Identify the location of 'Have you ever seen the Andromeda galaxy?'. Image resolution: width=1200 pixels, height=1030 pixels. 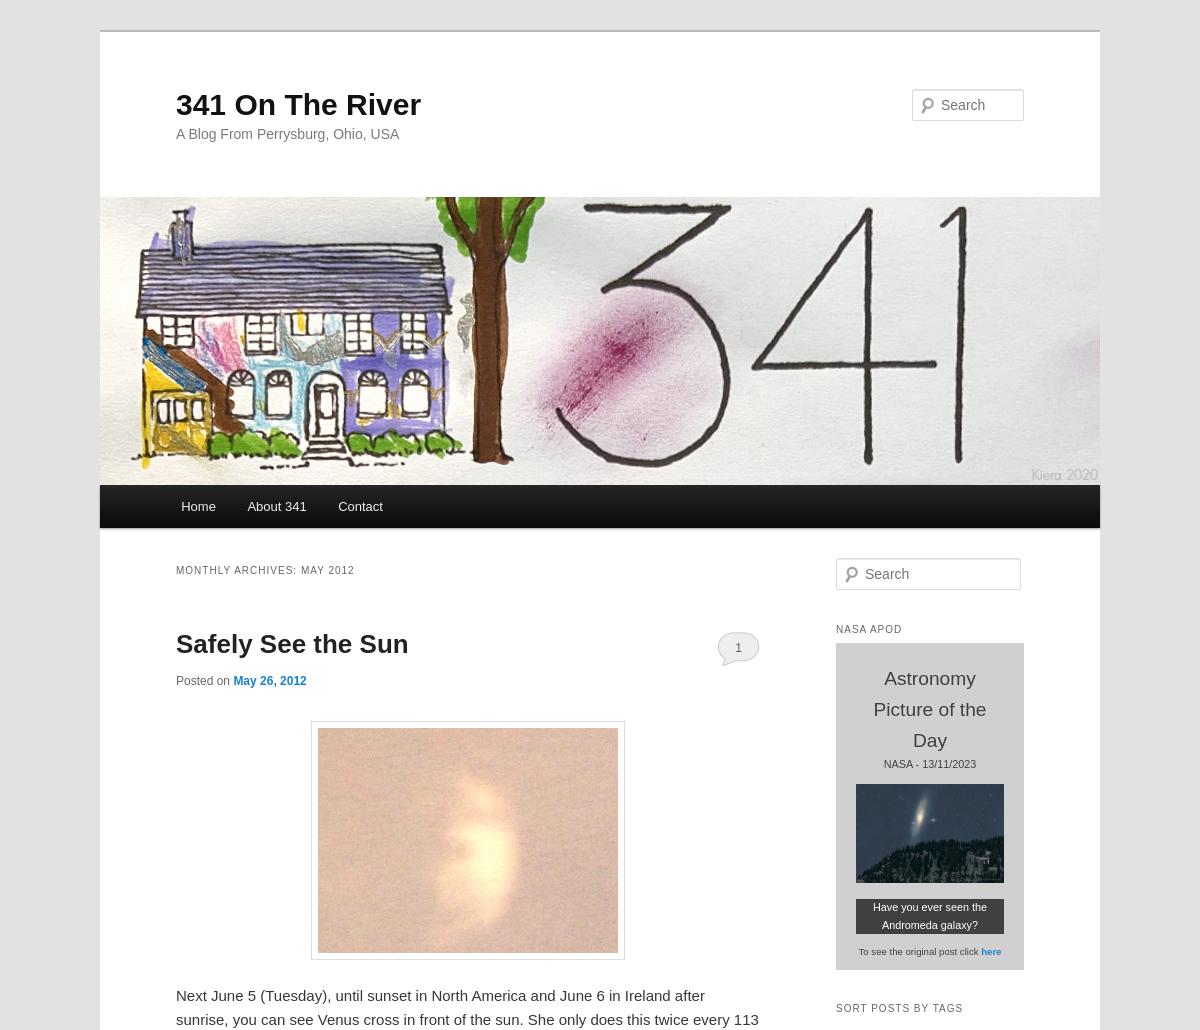
(929, 915).